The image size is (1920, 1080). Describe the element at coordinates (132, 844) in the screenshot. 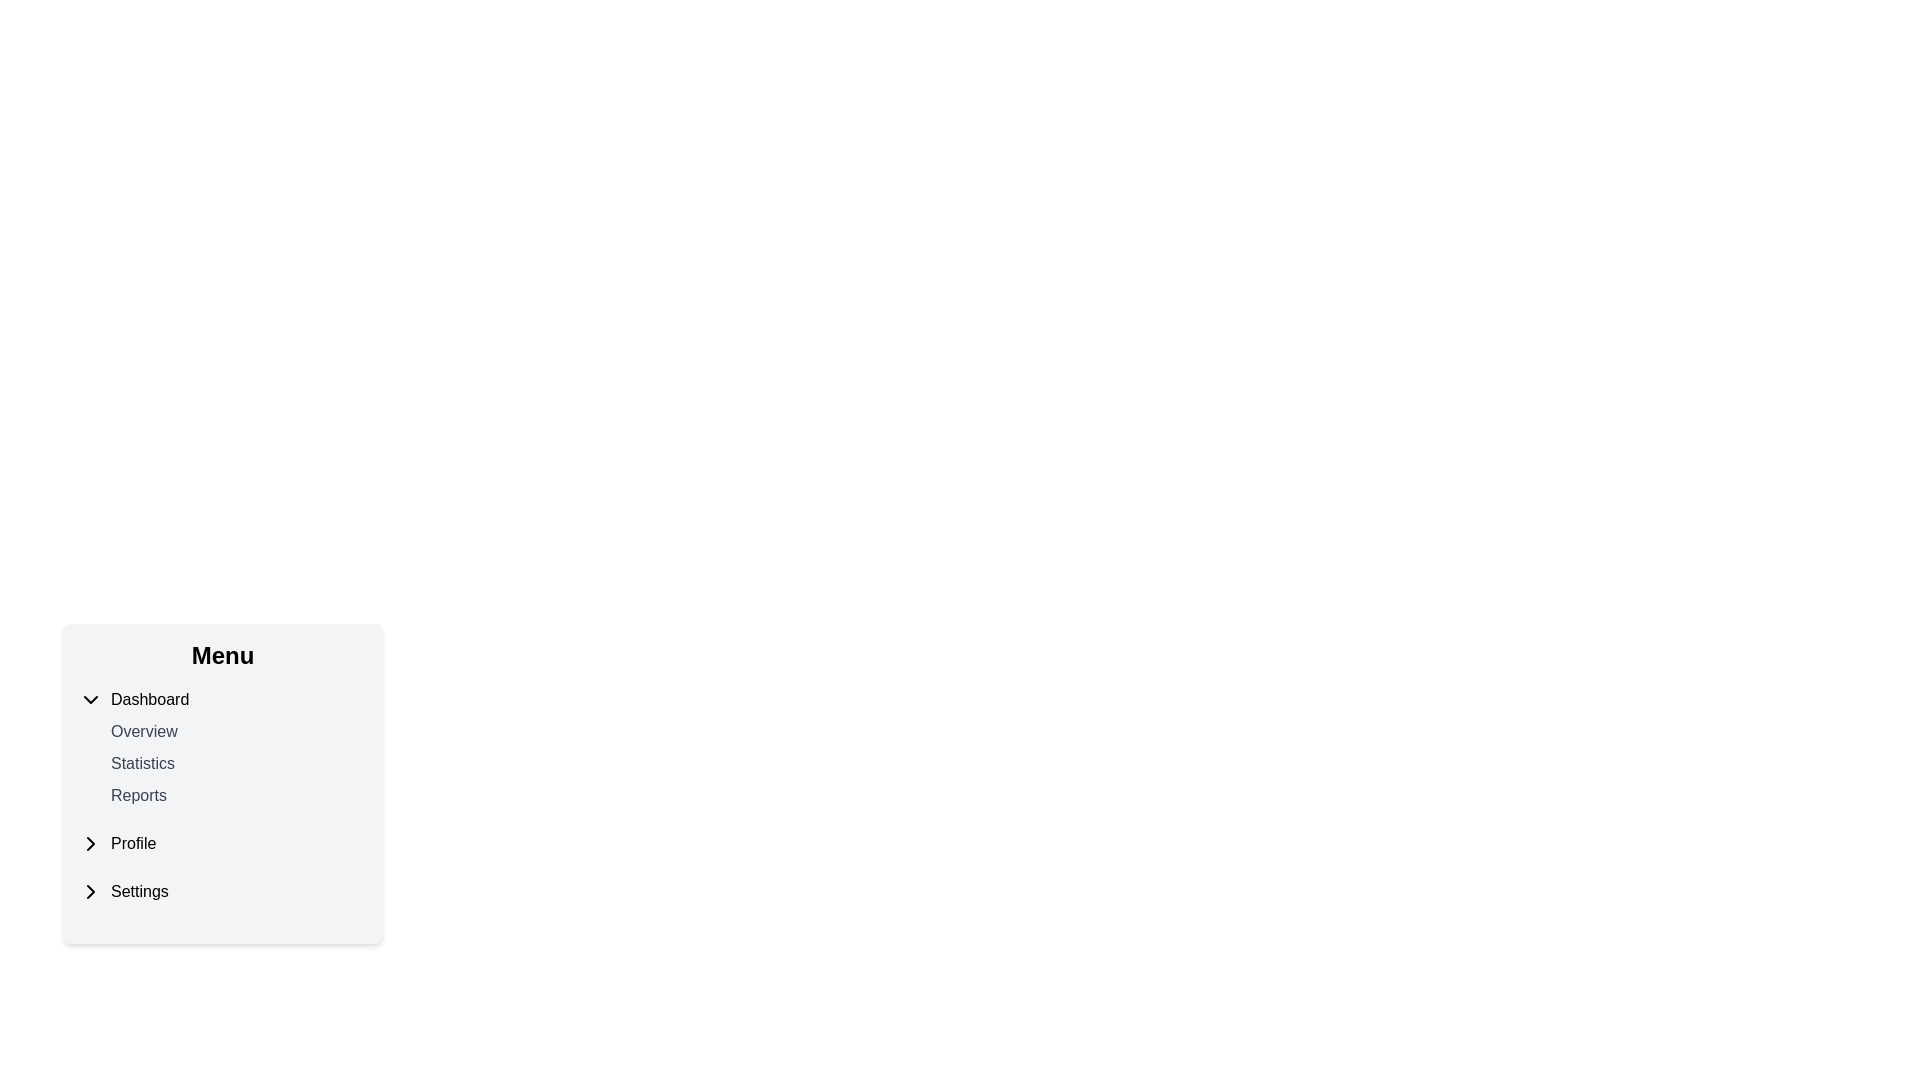

I see `the profile menu item label located in the vertical navigation menu under the 'Menu' heading, positioned between a chevron icon and the 'Settings' option` at that location.